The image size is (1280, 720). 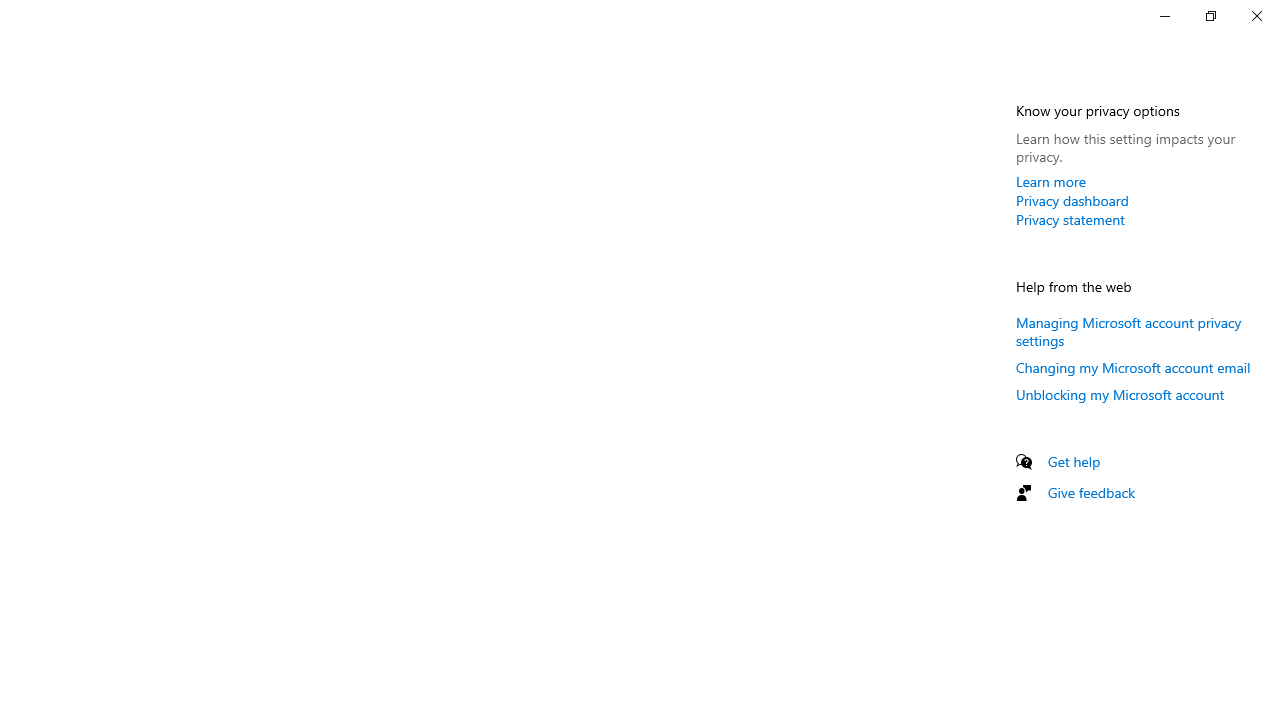 What do you see at coordinates (1069, 219) in the screenshot?
I see `'Privacy statement'` at bounding box center [1069, 219].